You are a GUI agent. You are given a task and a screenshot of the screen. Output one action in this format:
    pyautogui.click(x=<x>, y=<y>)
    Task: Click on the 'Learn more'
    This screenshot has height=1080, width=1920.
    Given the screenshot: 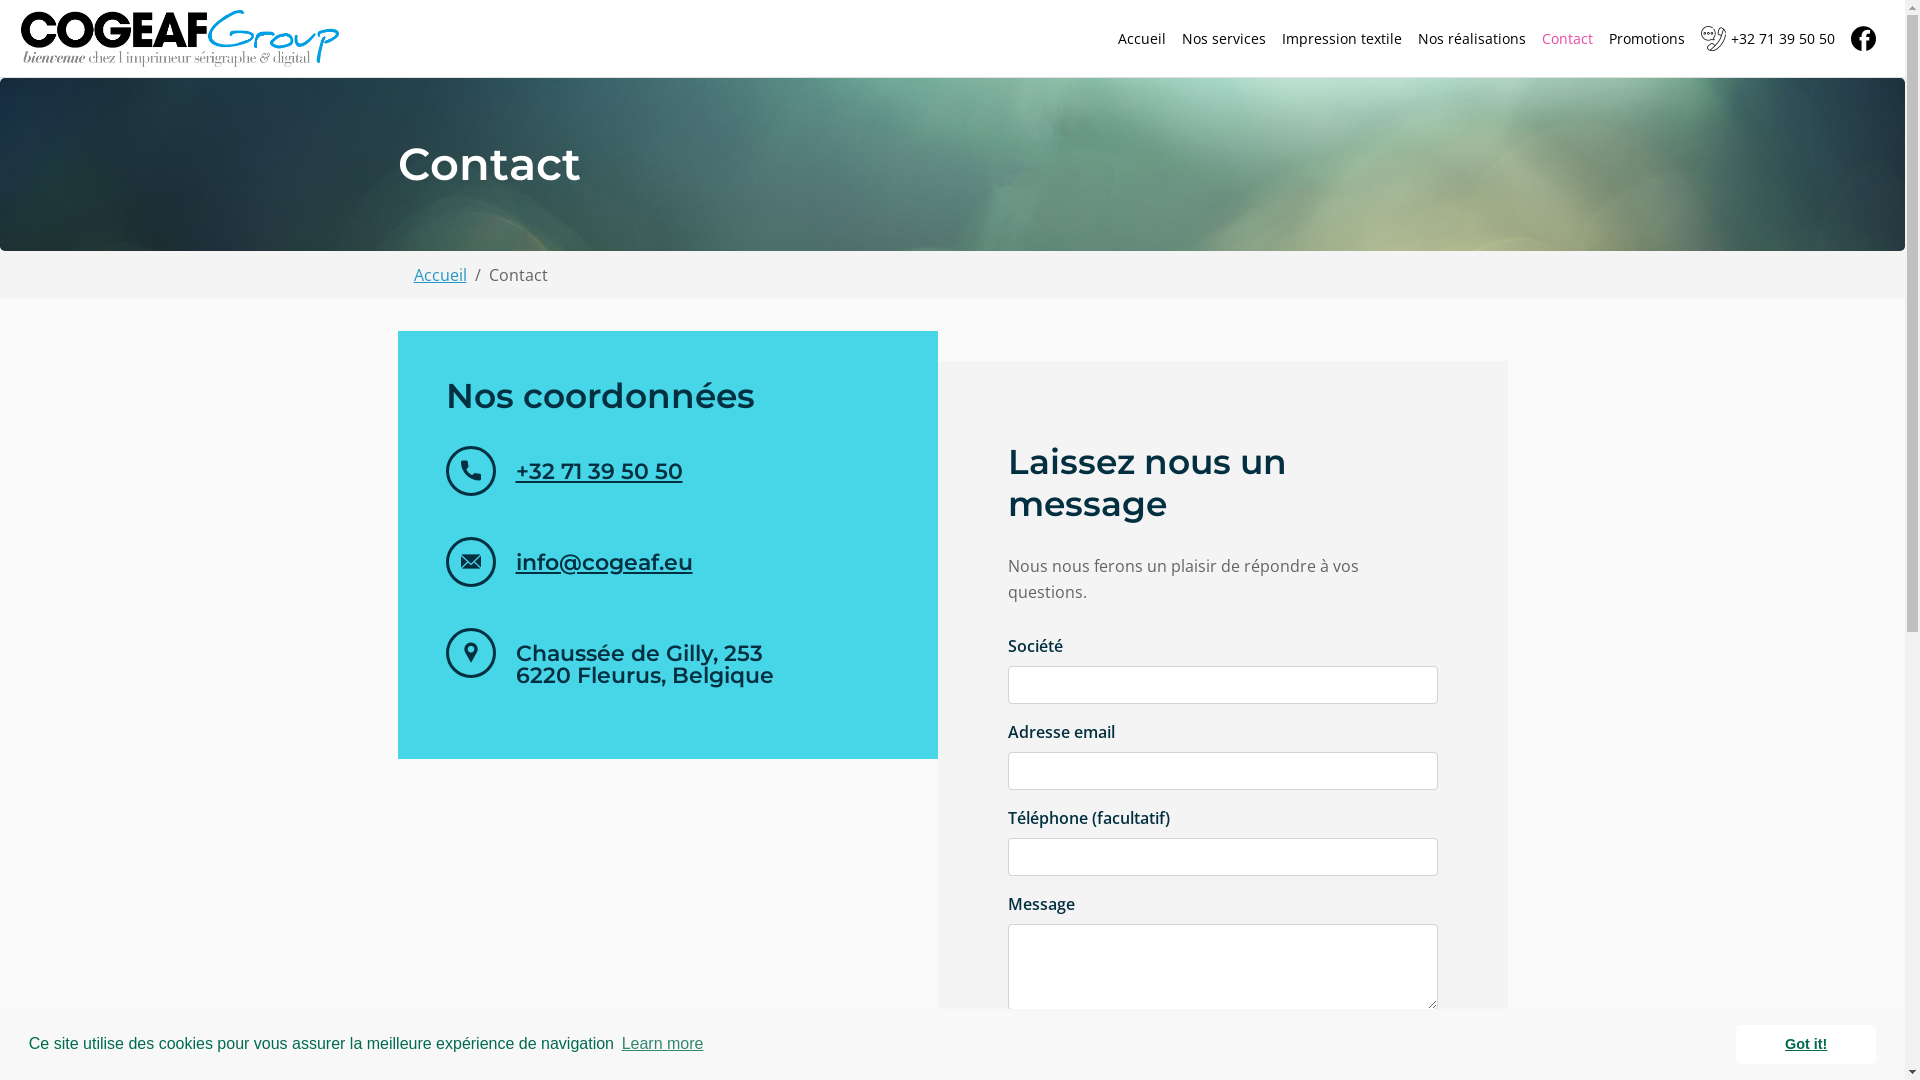 What is the action you would take?
    pyautogui.click(x=617, y=1043)
    